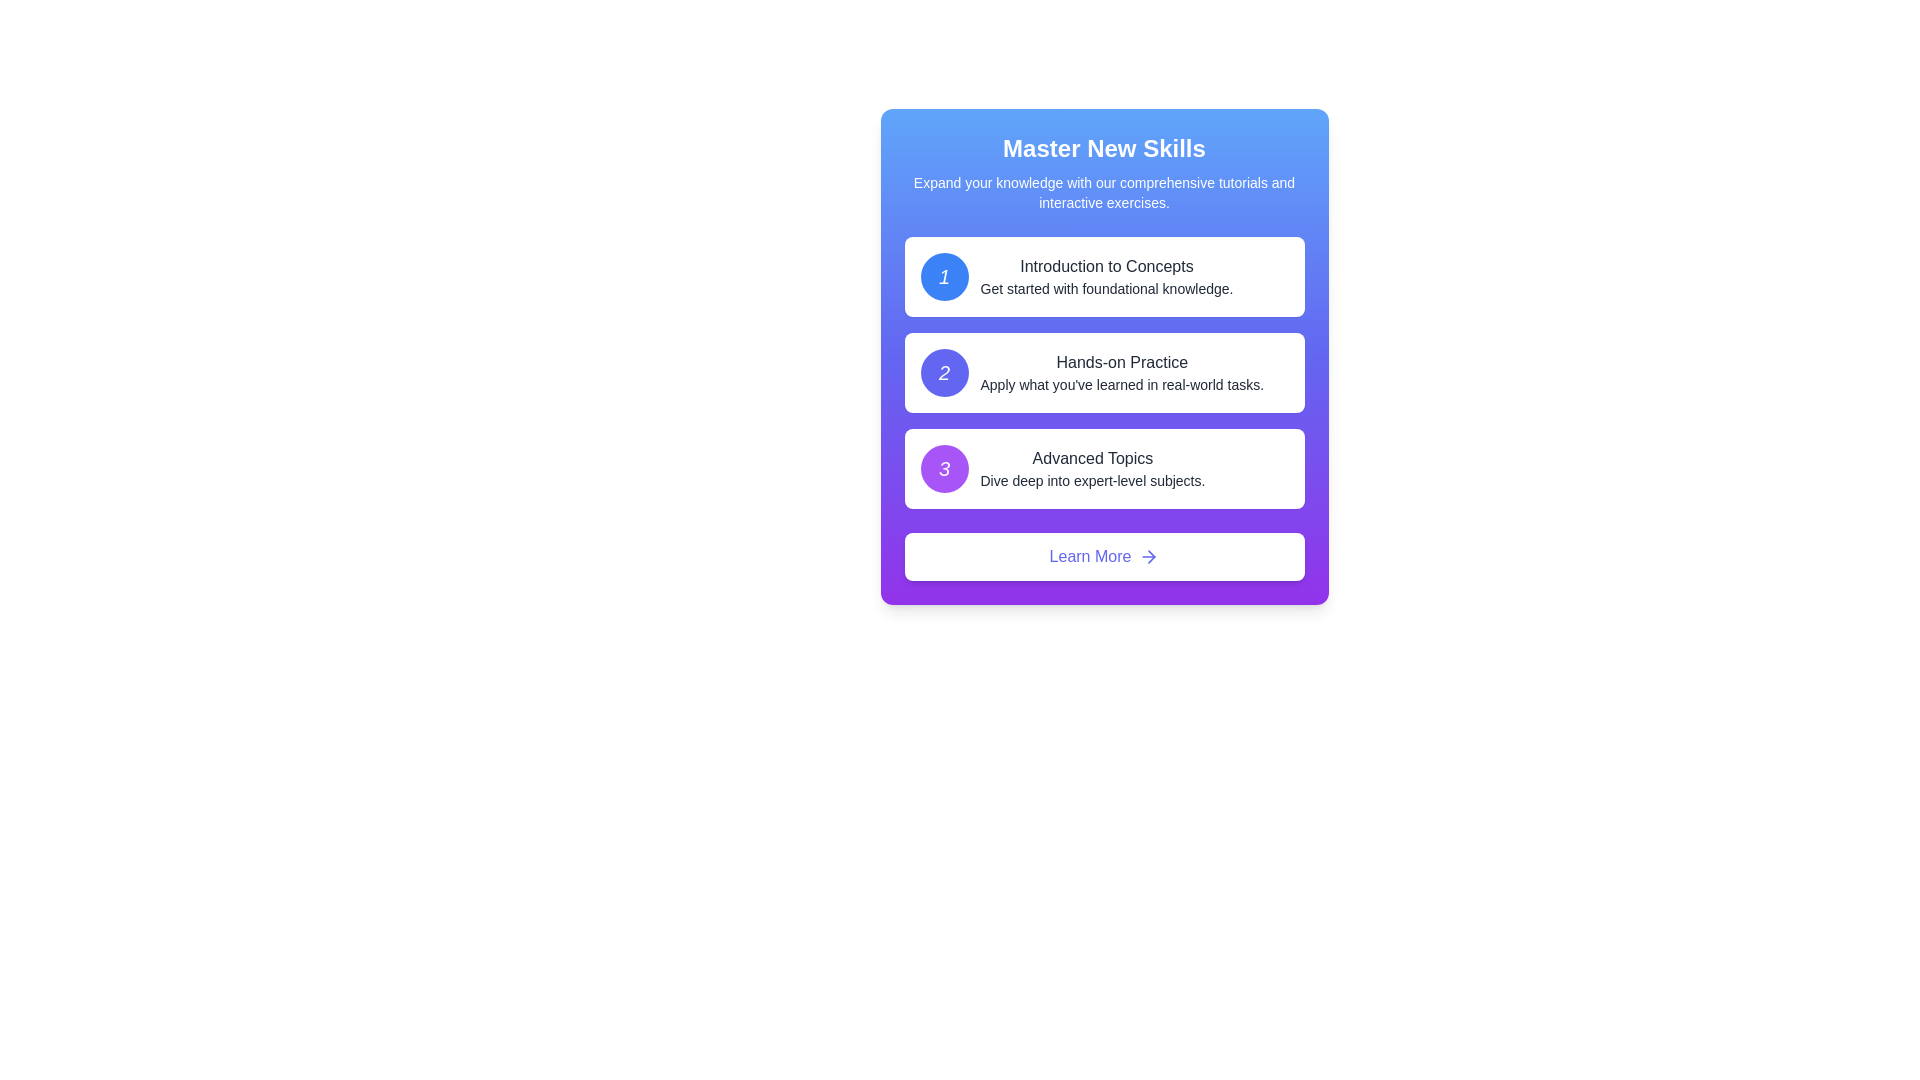  I want to click on the blue circular icon with the number '1' inside it, which is the first icon in a vertical list of sections in the card-based UI layout, so click(943, 277).